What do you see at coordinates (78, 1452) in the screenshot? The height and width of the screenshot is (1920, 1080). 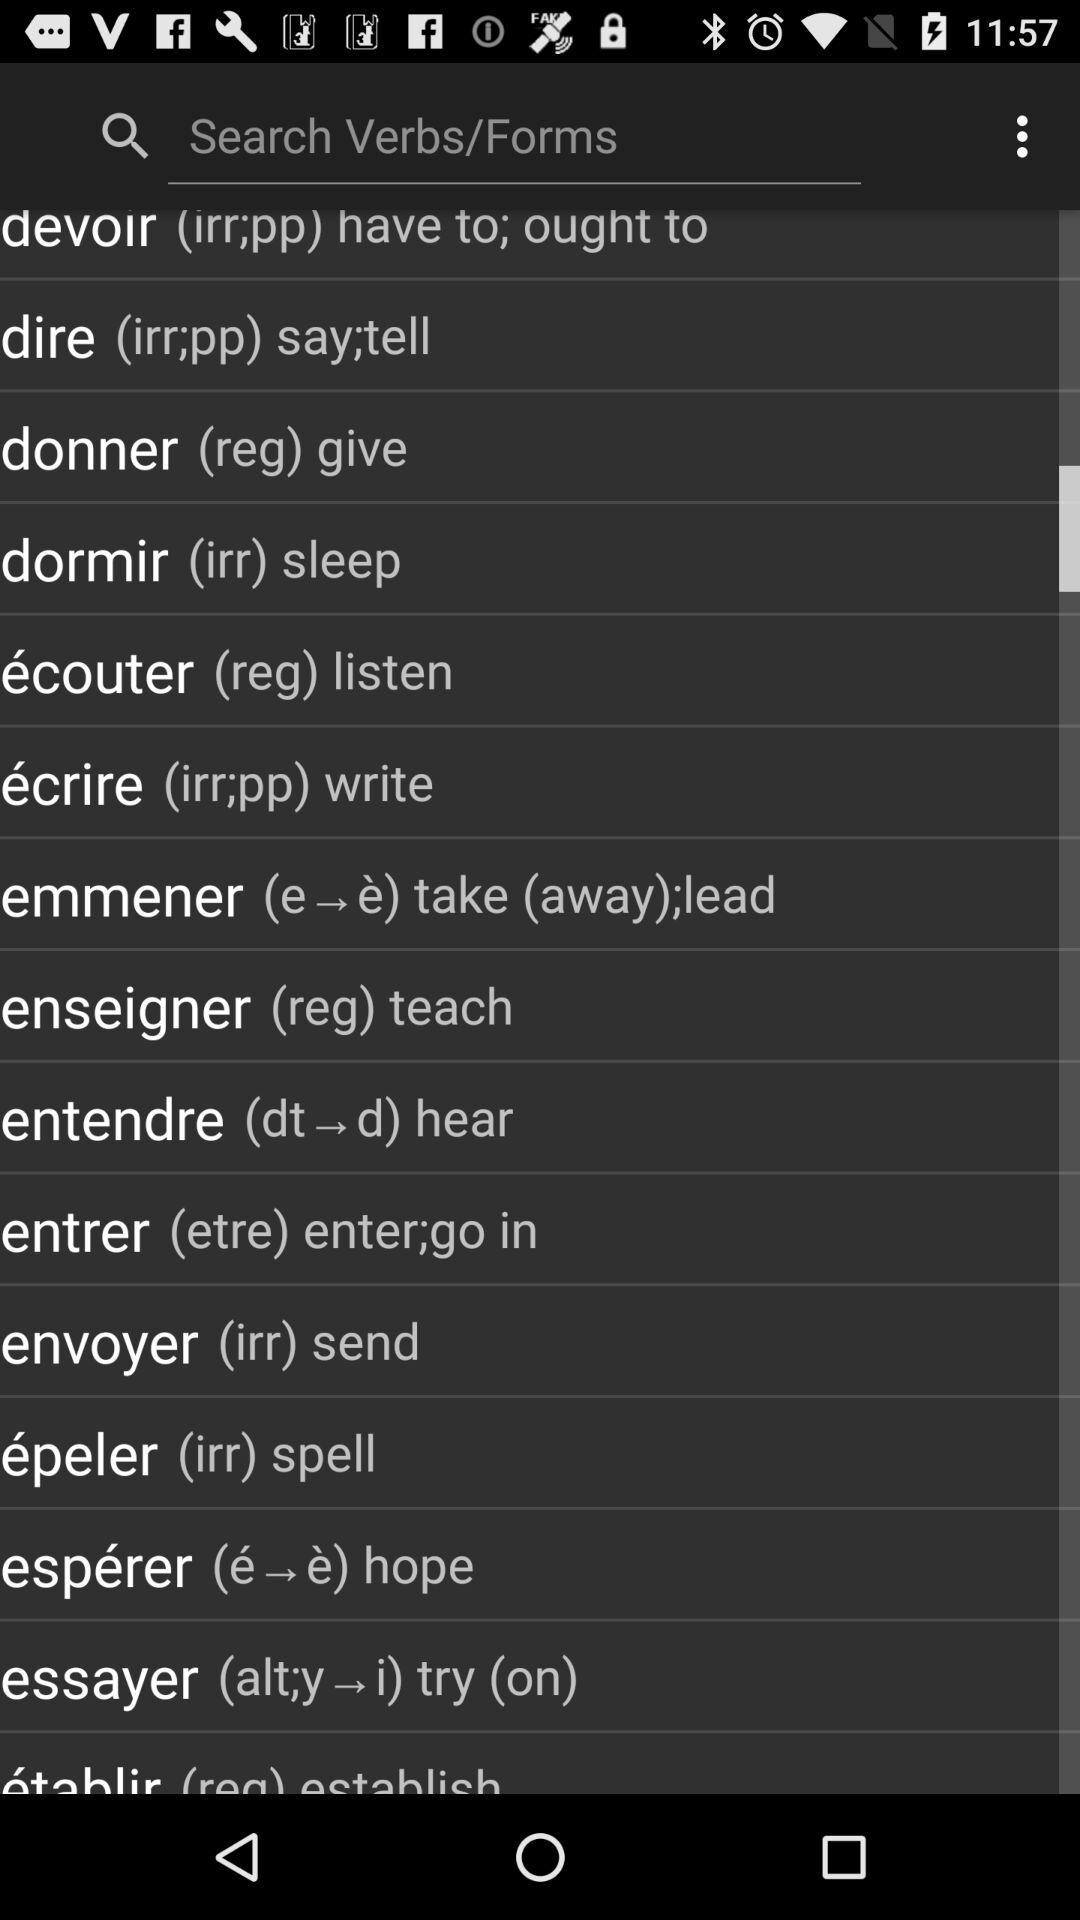 I see `item to the left of the (irr) spell` at bounding box center [78, 1452].